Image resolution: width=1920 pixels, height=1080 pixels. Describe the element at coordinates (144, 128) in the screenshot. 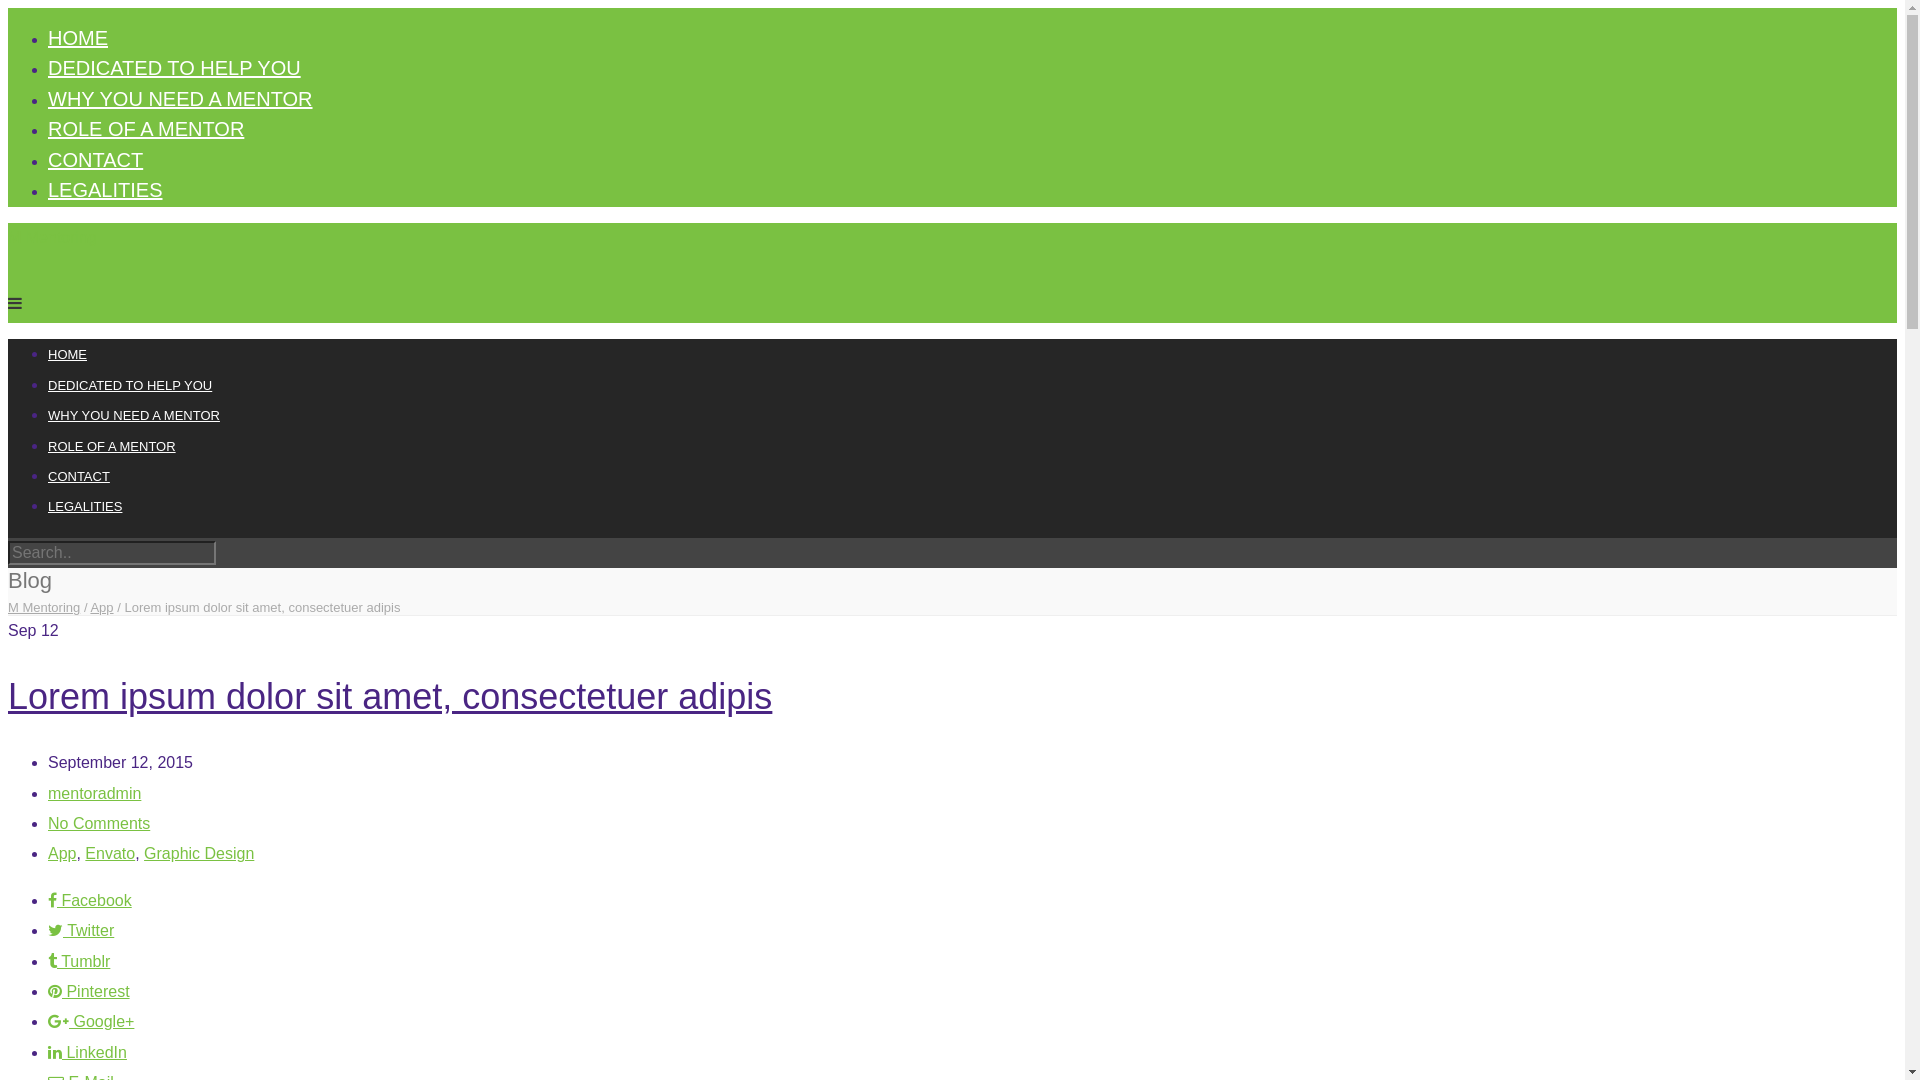

I see `'ROLE OF A MENTOR'` at that location.